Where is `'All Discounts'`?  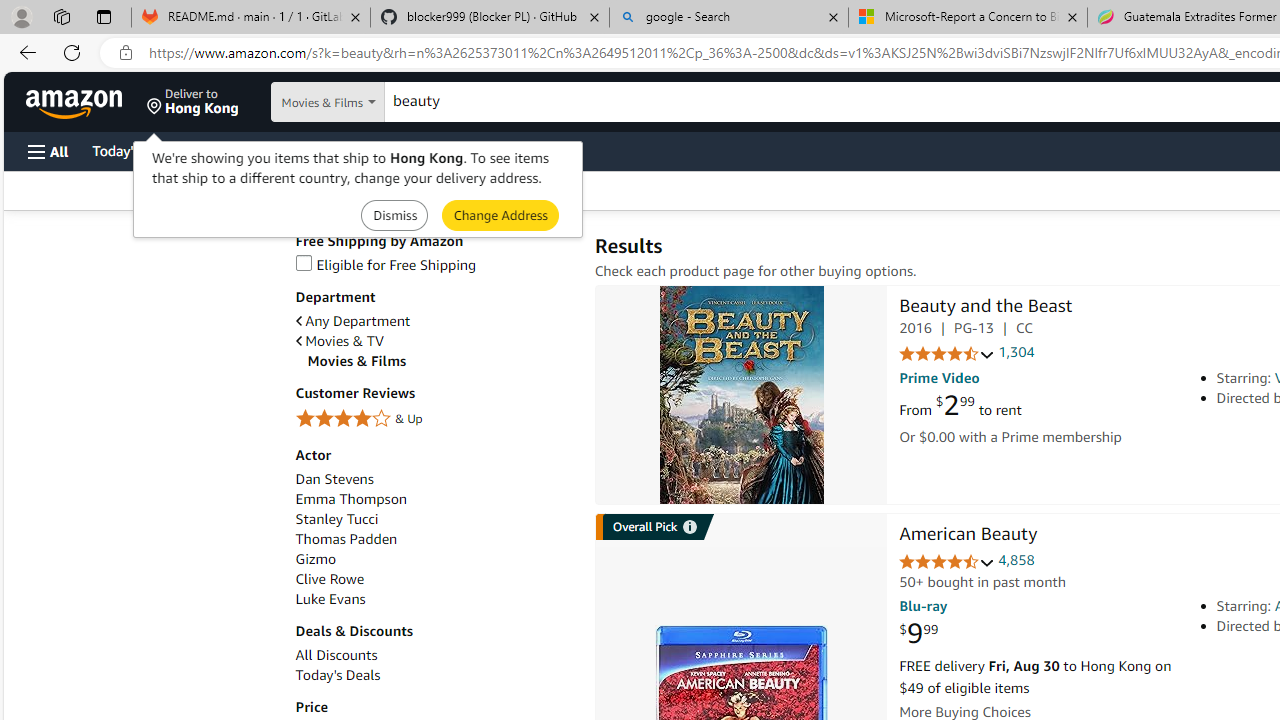
'All Discounts' is located at coordinates (433, 655).